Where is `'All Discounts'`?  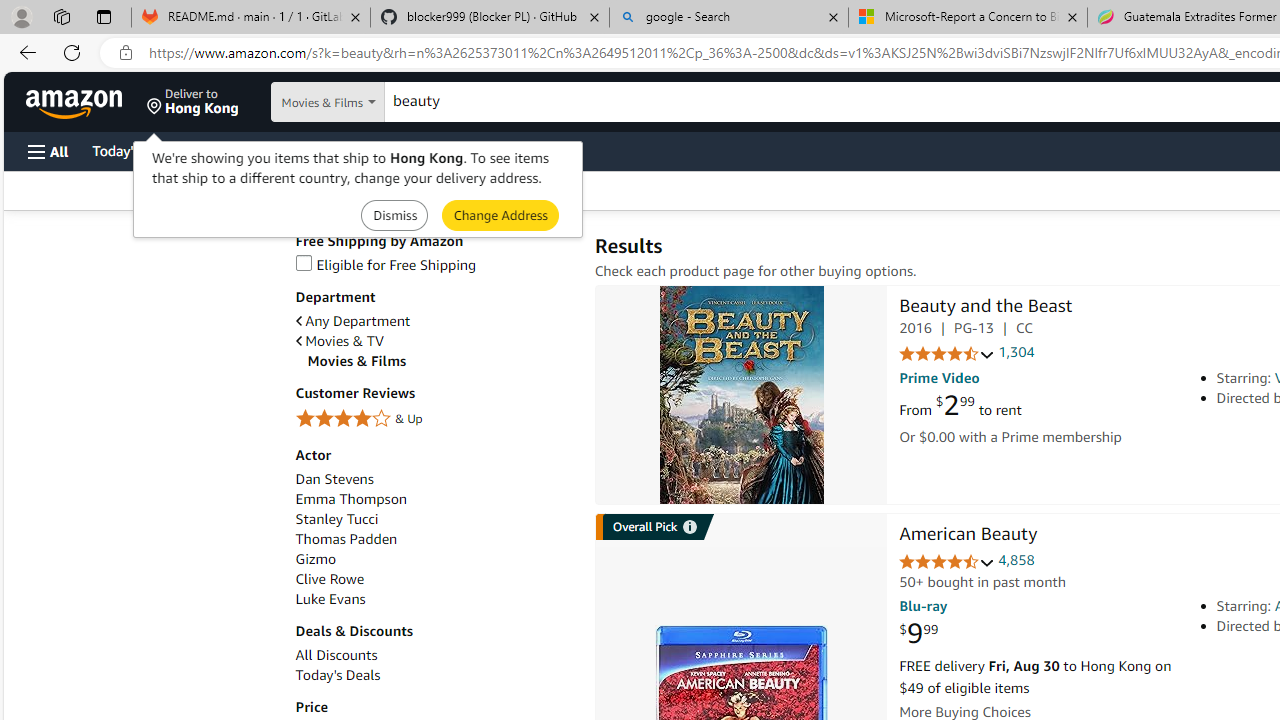
'All Discounts' is located at coordinates (433, 655).